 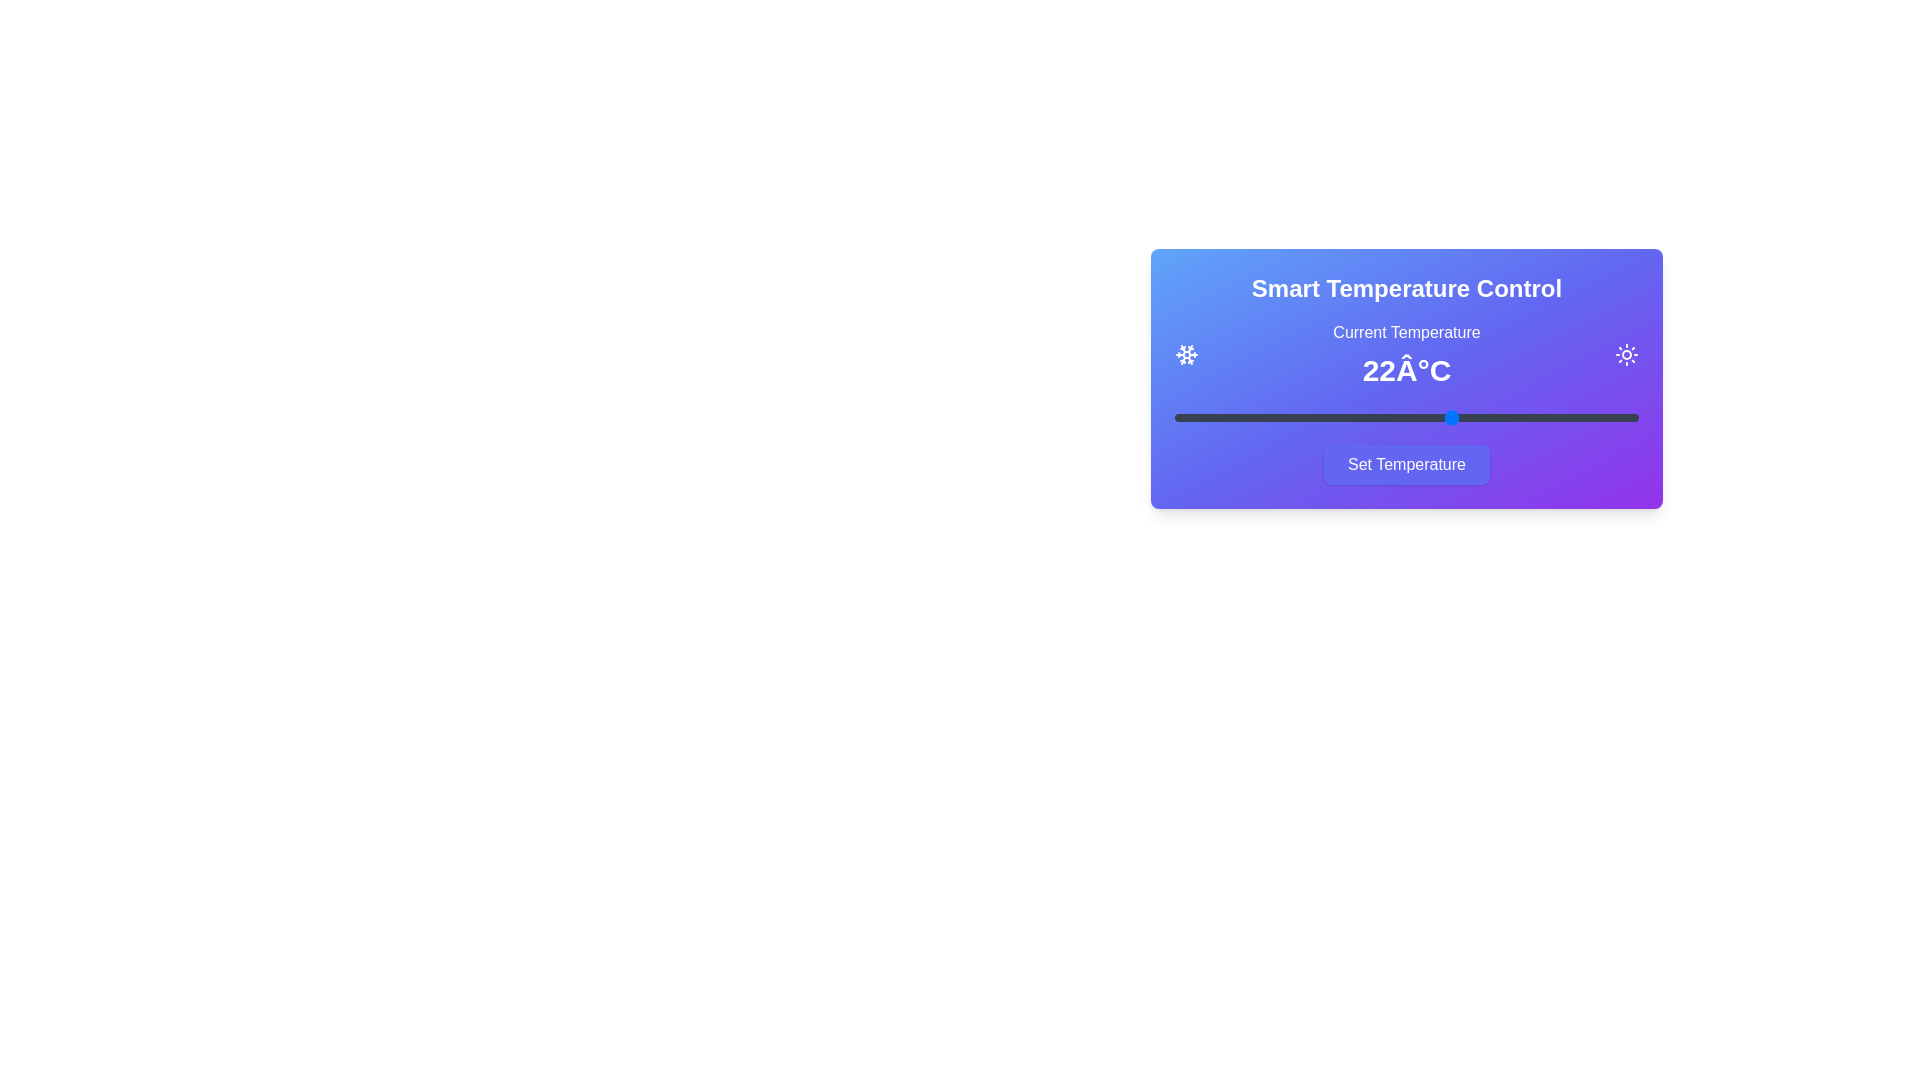 What do you see at coordinates (1545, 416) in the screenshot?
I see `the temperature slider` at bounding box center [1545, 416].